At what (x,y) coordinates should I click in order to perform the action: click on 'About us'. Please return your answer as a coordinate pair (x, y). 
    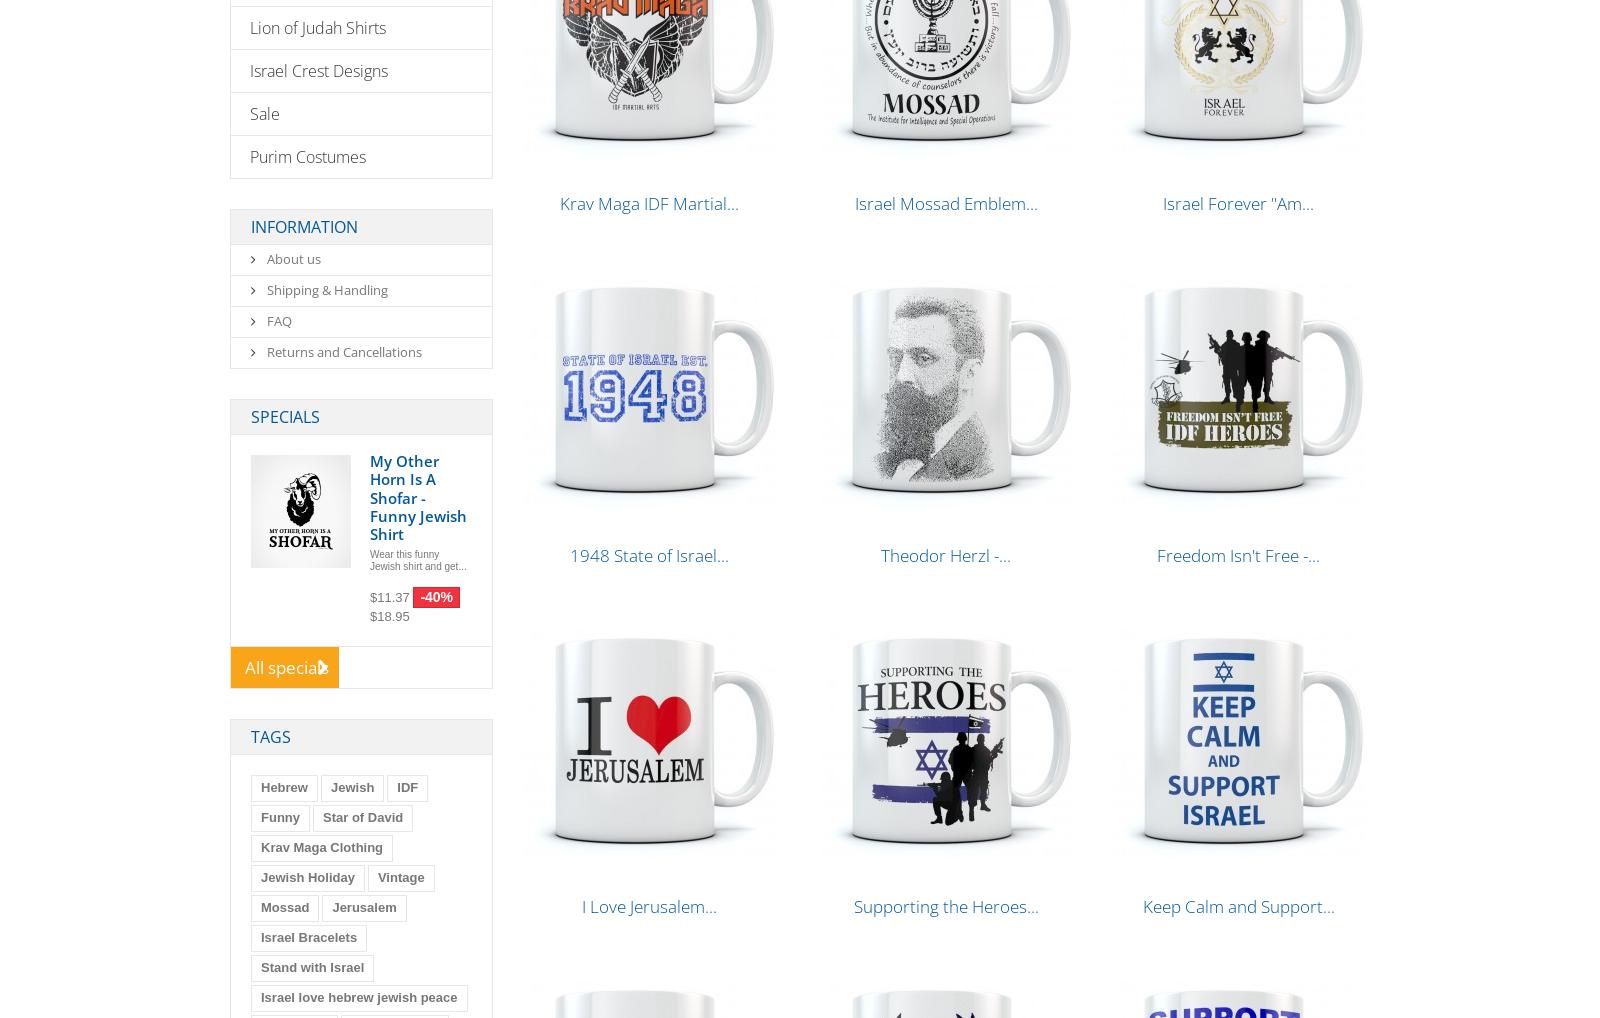
    Looking at the image, I should click on (292, 258).